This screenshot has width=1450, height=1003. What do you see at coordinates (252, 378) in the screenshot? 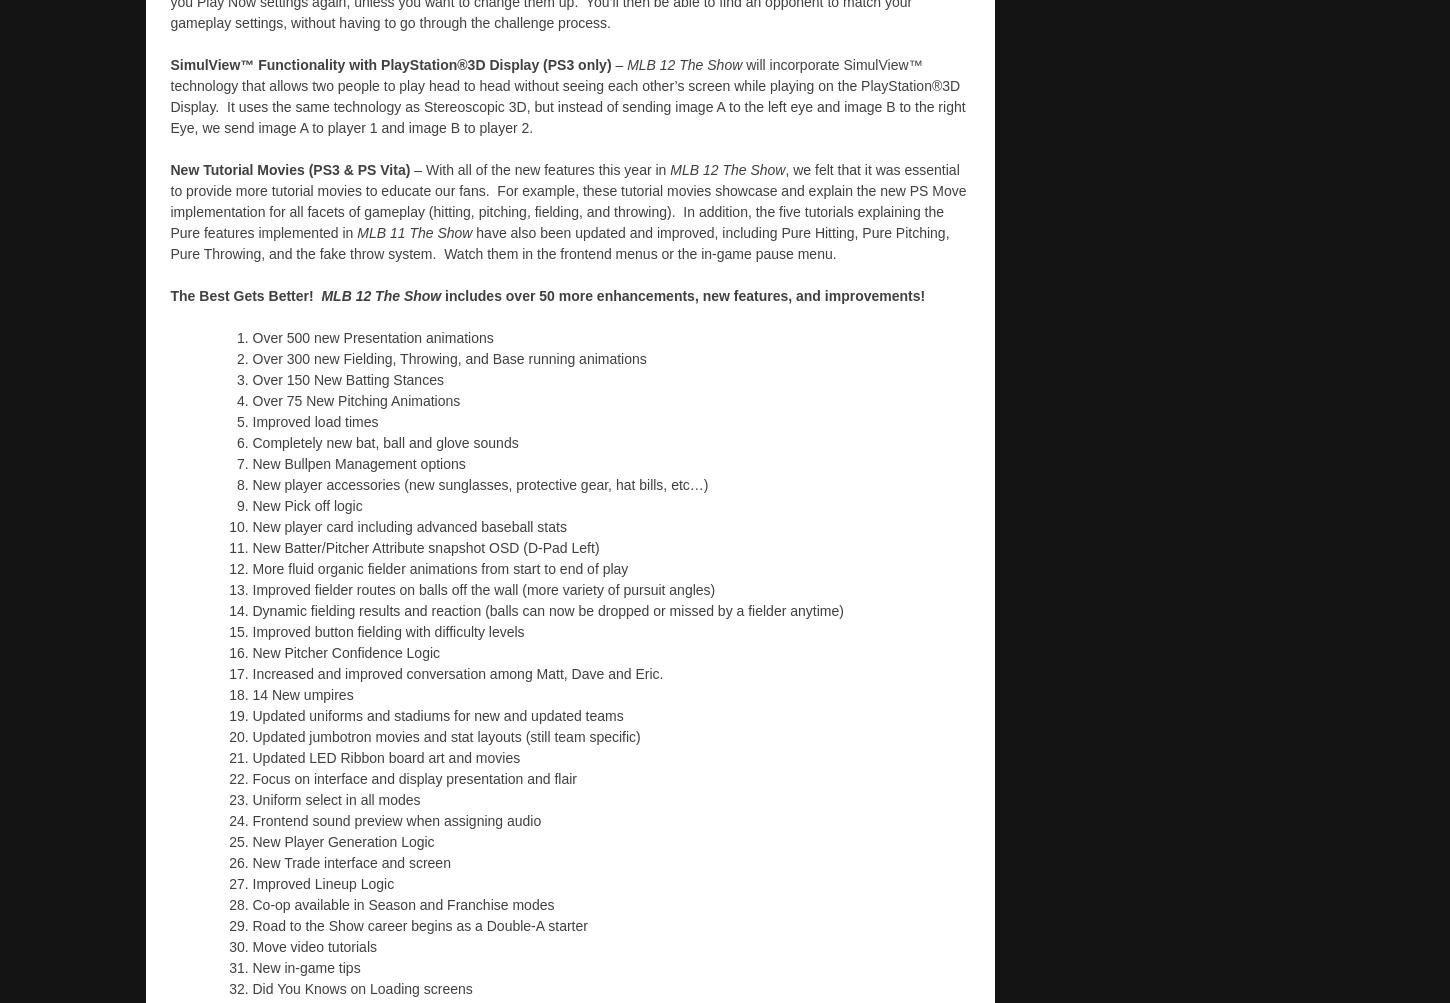
I see `'Over 150 New Batting Stances'` at bounding box center [252, 378].